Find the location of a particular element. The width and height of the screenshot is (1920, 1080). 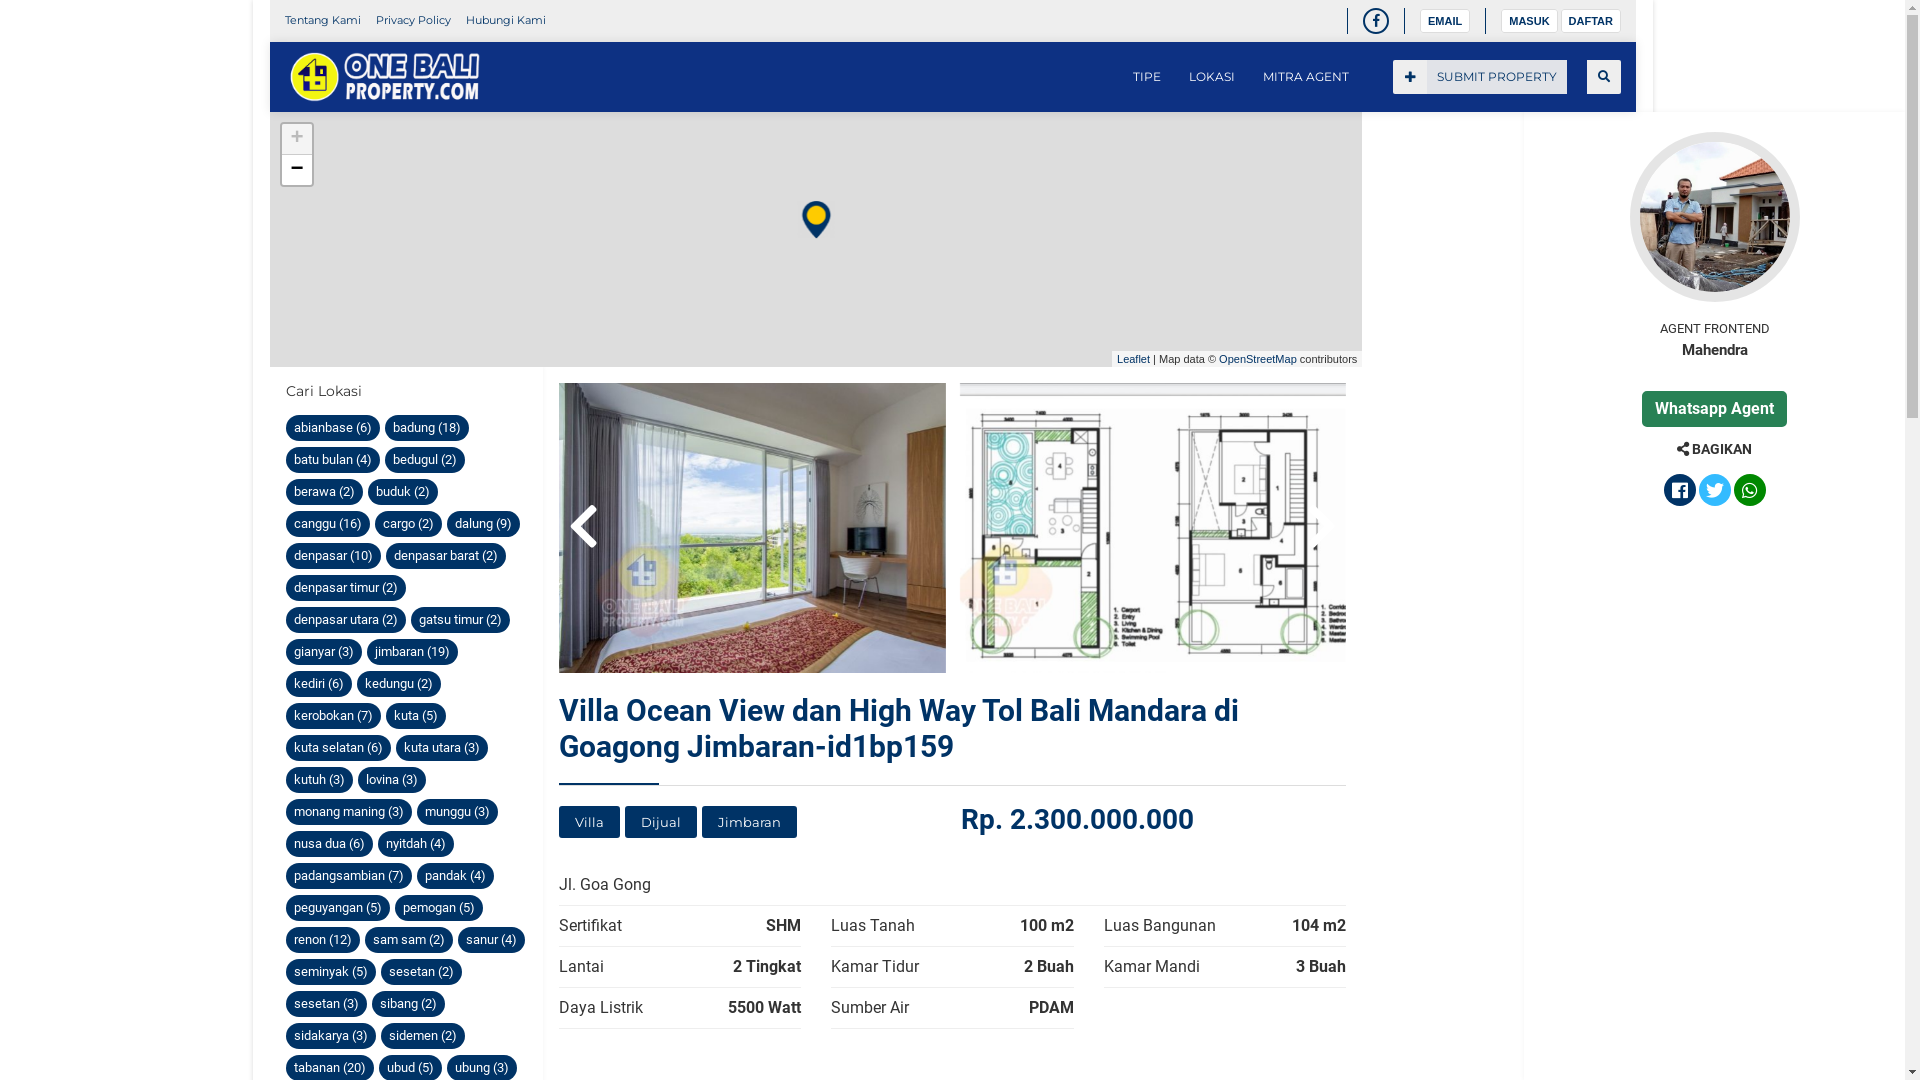

'TIPE' is located at coordinates (1146, 76).